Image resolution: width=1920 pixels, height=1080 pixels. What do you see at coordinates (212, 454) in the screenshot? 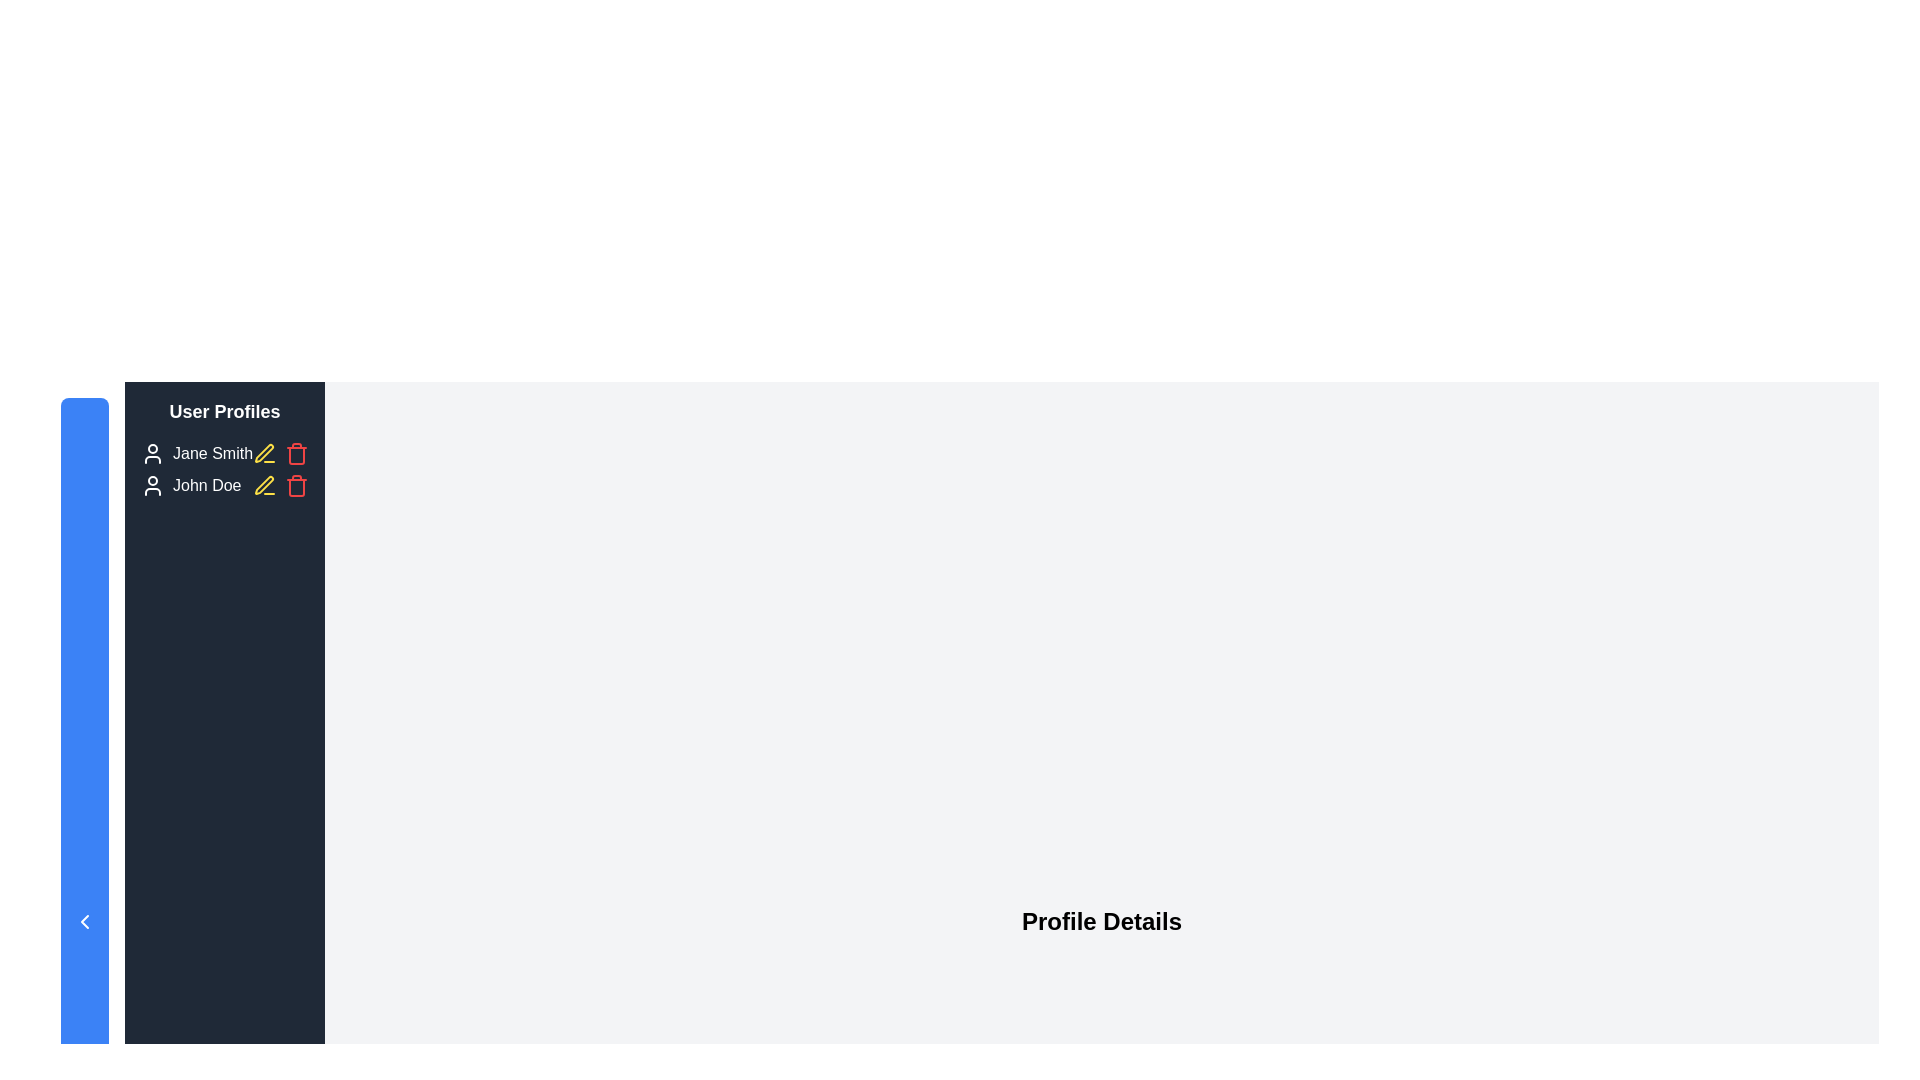
I see `the Text Label 'Jane Smith' which identifies the user profile, located in the left sidebar next to the edit and delete icons` at bounding box center [212, 454].